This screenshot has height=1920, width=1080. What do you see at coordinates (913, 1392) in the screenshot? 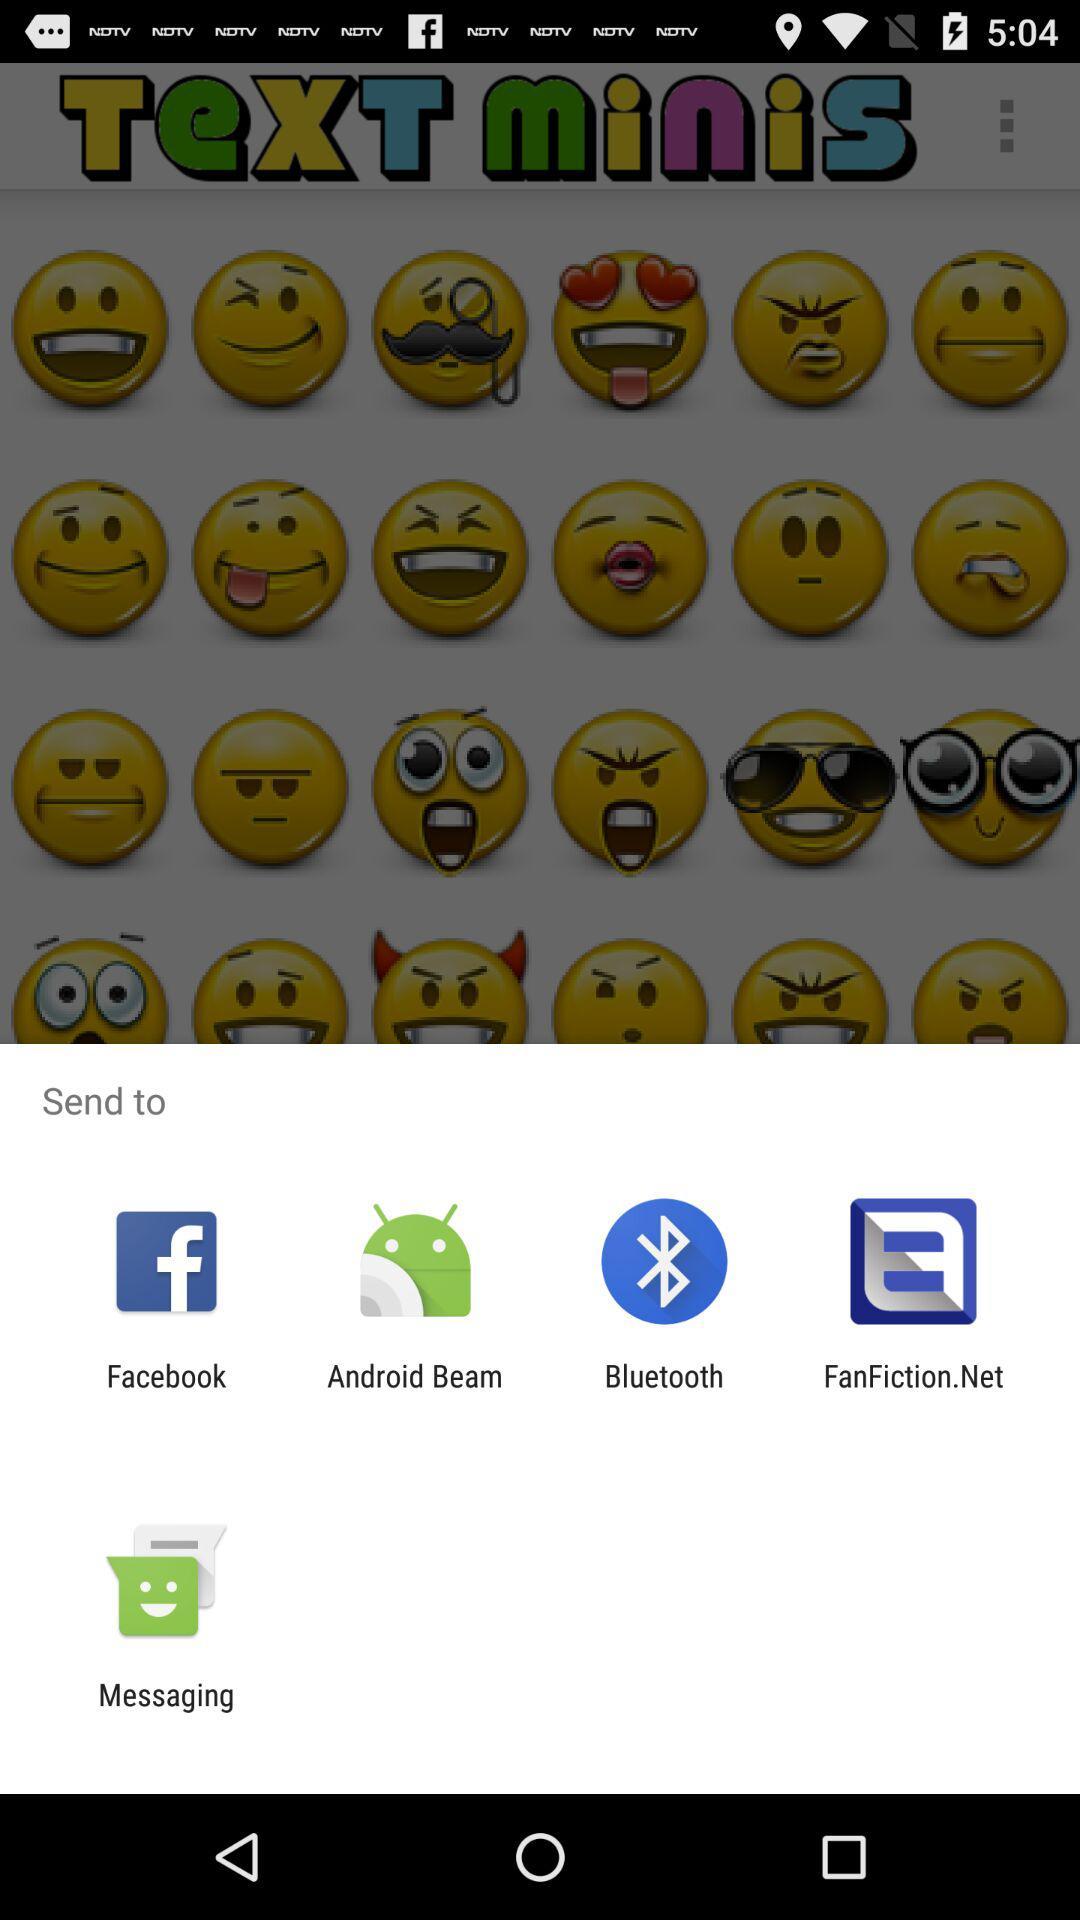
I see `icon next to bluetooth app` at bounding box center [913, 1392].